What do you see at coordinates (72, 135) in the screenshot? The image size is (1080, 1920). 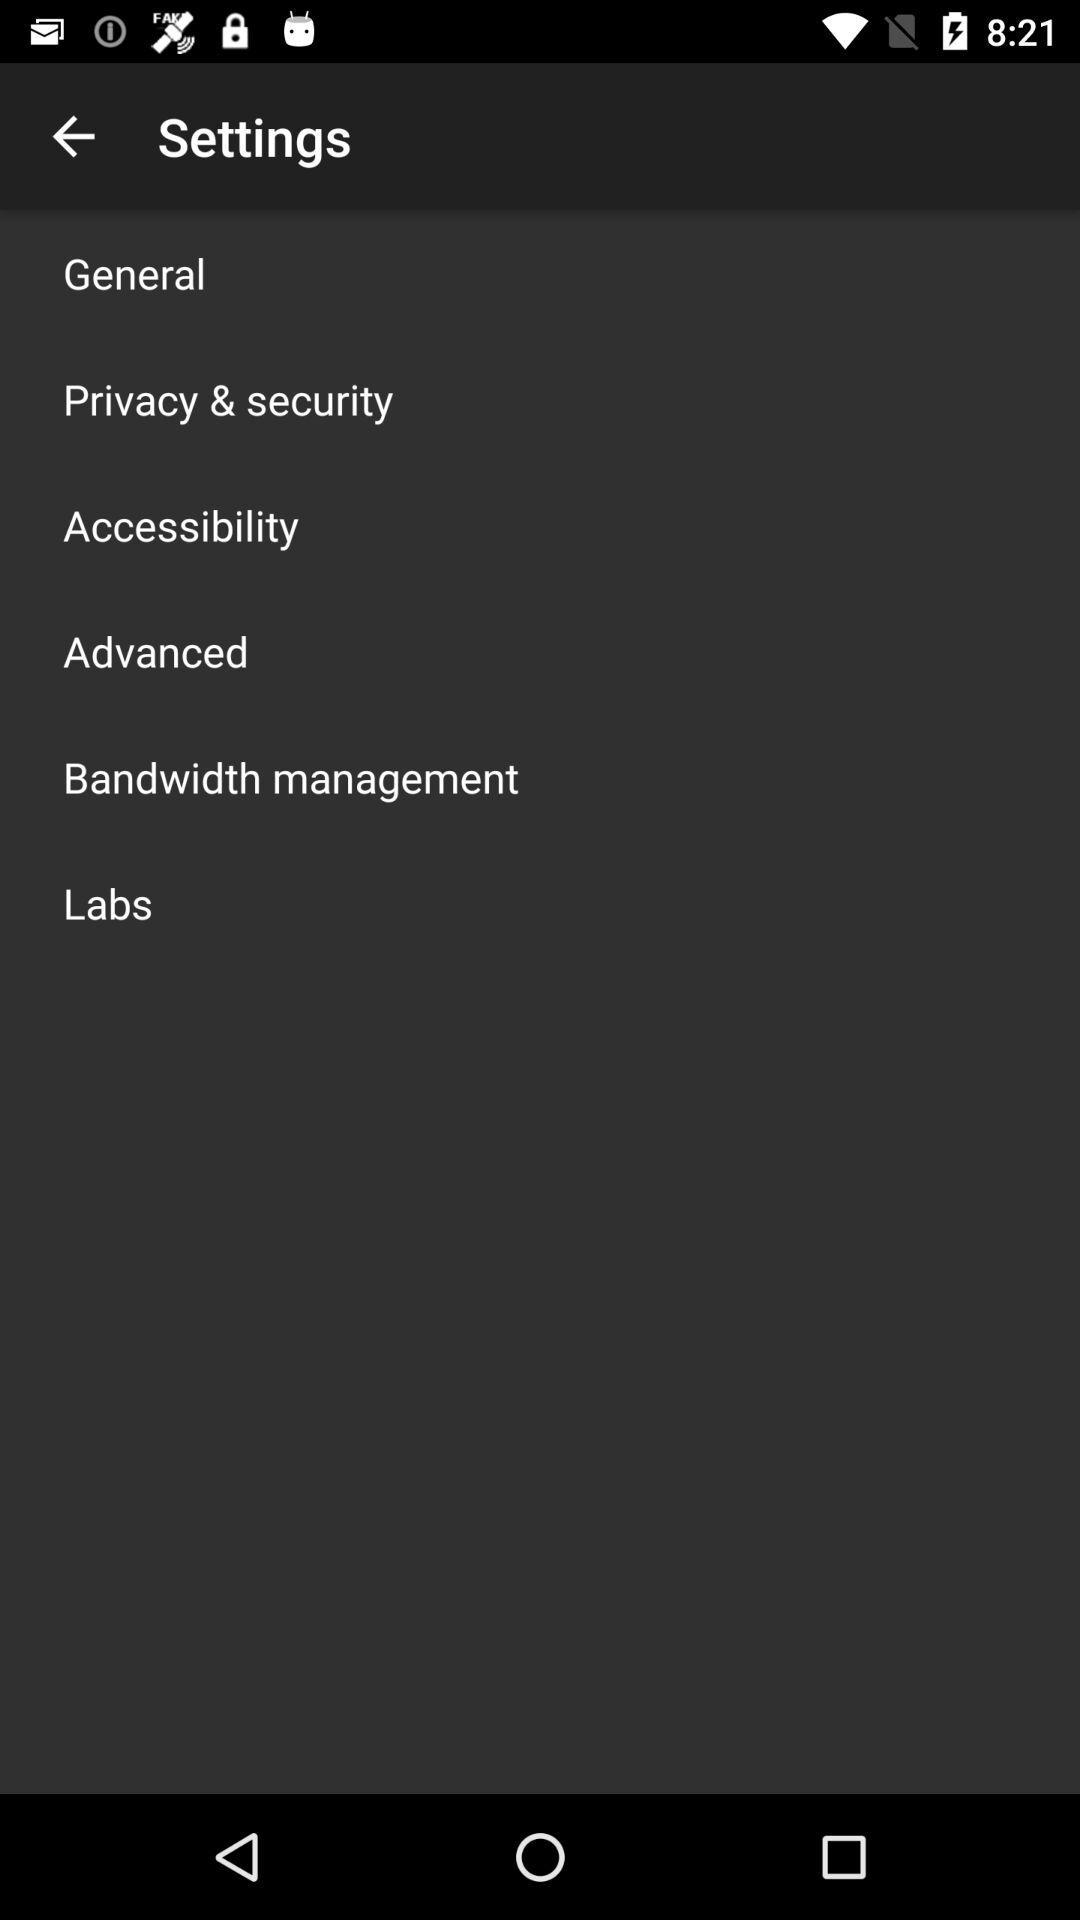 I see `the app to the left of the settings icon` at bounding box center [72, 135].